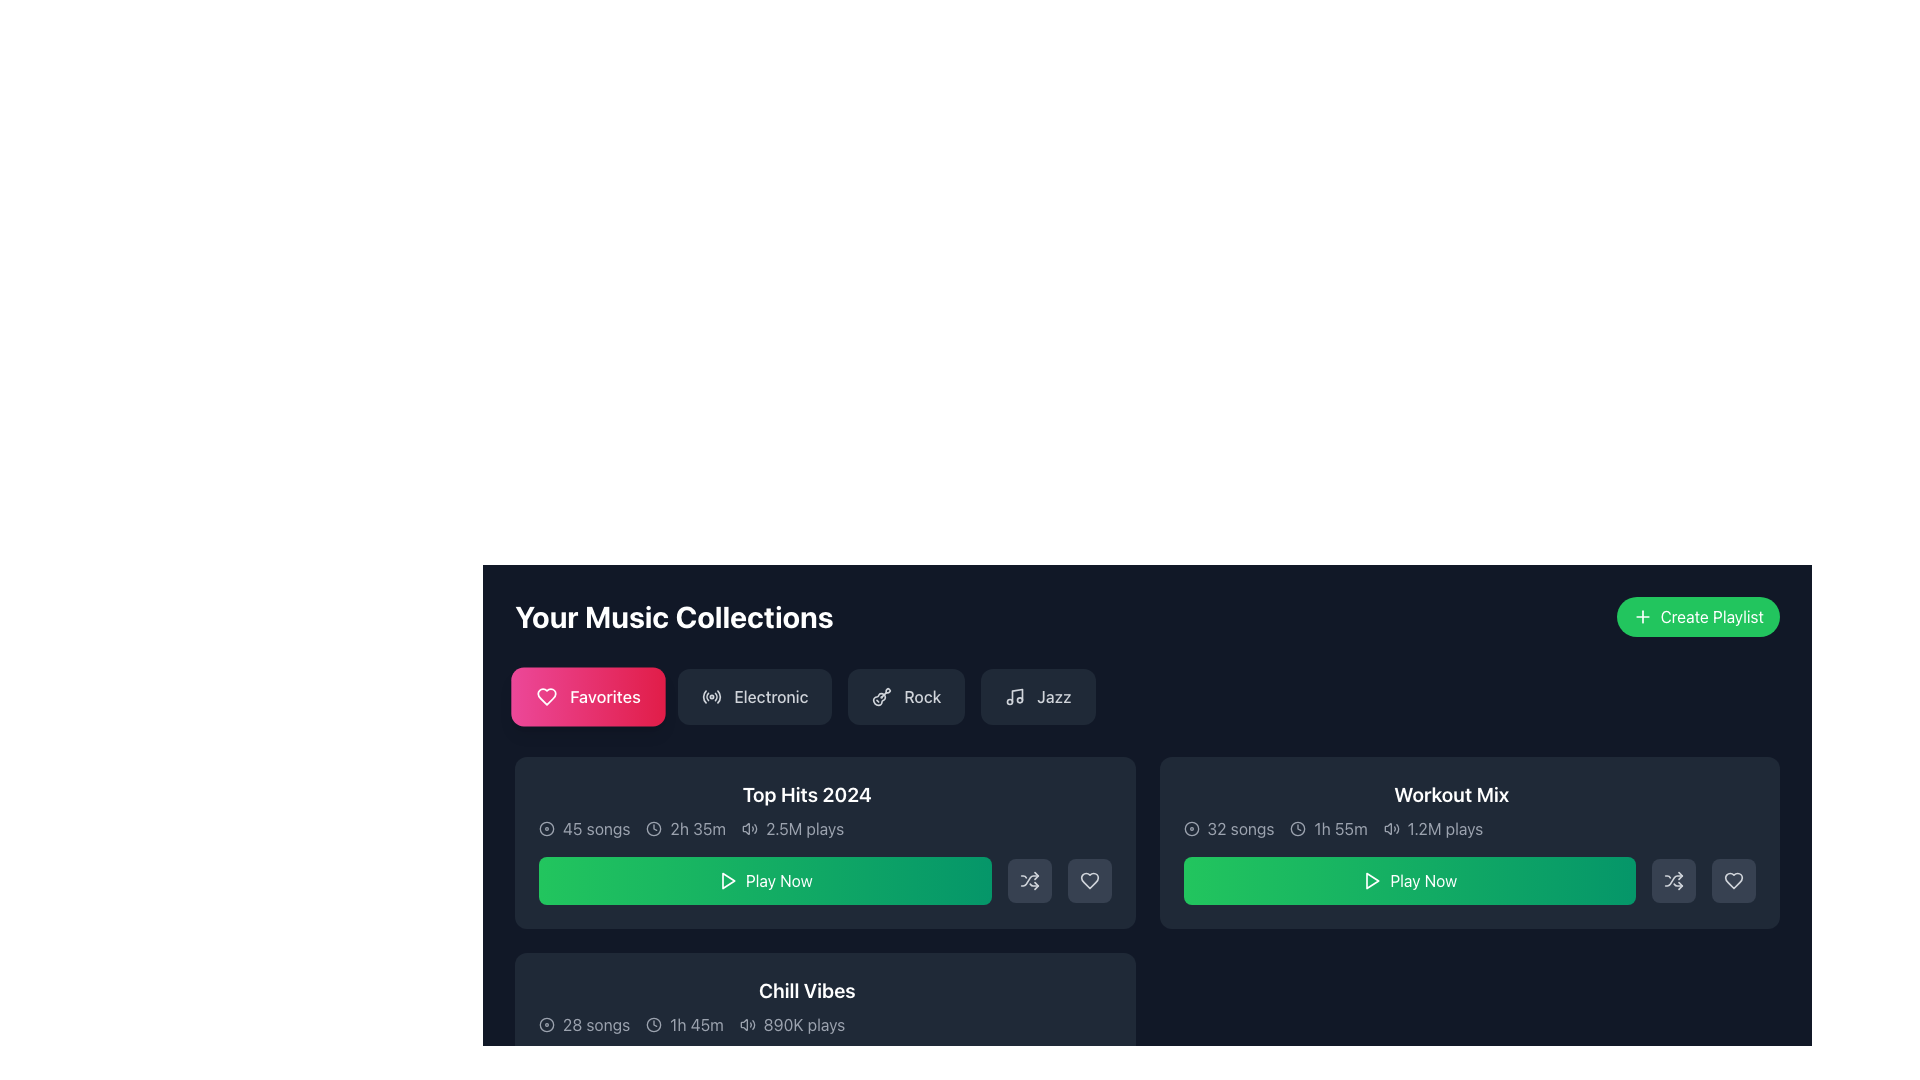  Describe the element at coordinates (1053, 696) in the screenshot. I see `the 'Jazz' genre label button` at that location.